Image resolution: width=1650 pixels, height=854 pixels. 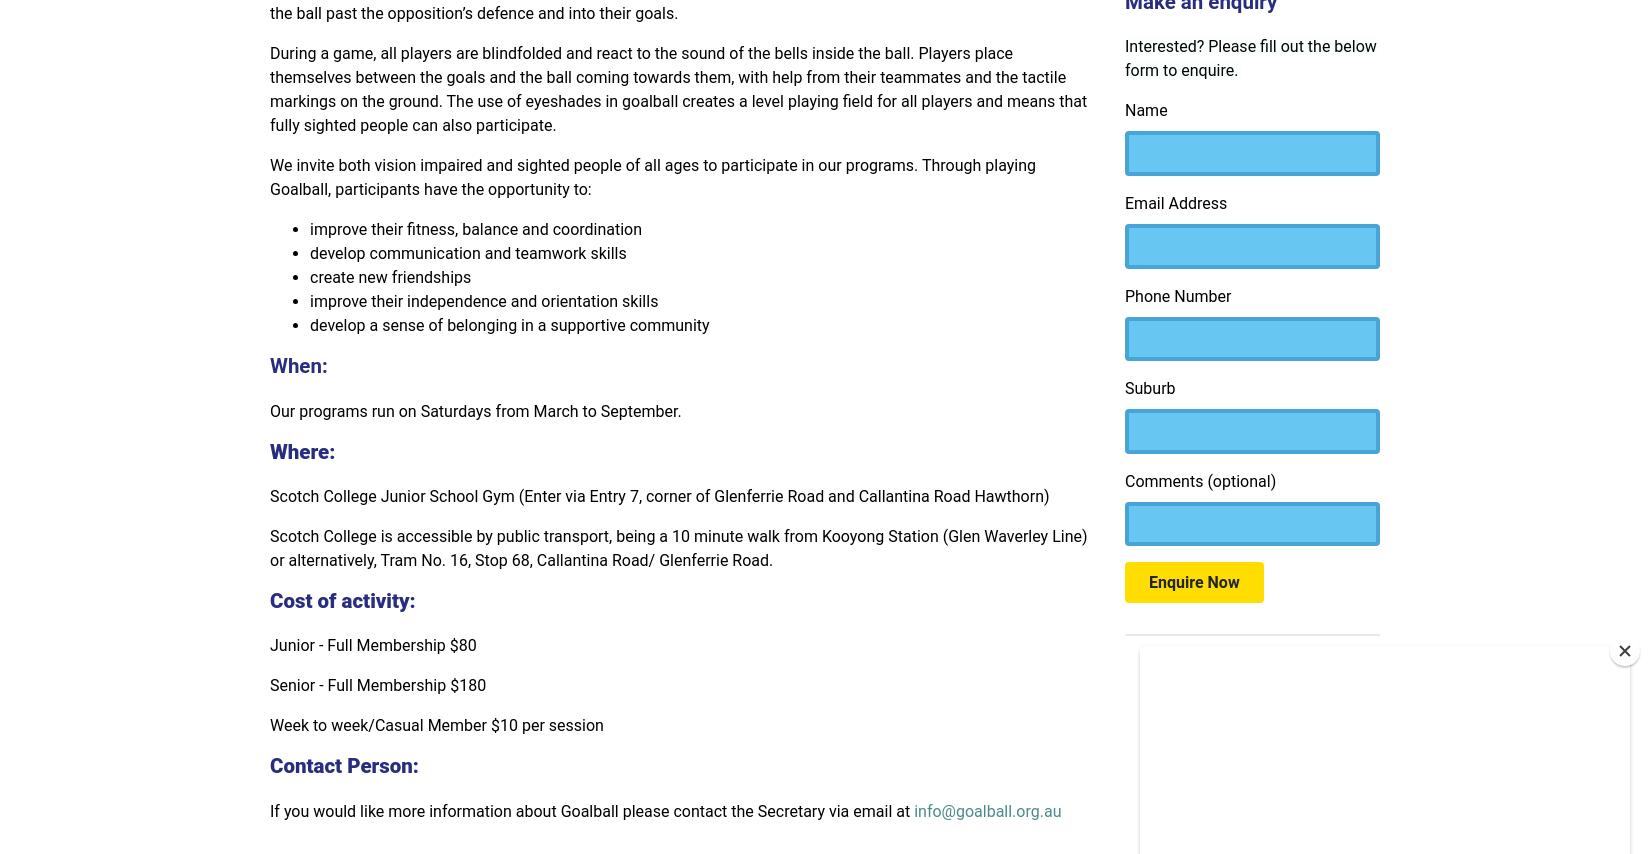 What do you see at coordinates (1150, 387) in the screenshot?
I see `'Suburb'` at bounding box center [1150, 387].